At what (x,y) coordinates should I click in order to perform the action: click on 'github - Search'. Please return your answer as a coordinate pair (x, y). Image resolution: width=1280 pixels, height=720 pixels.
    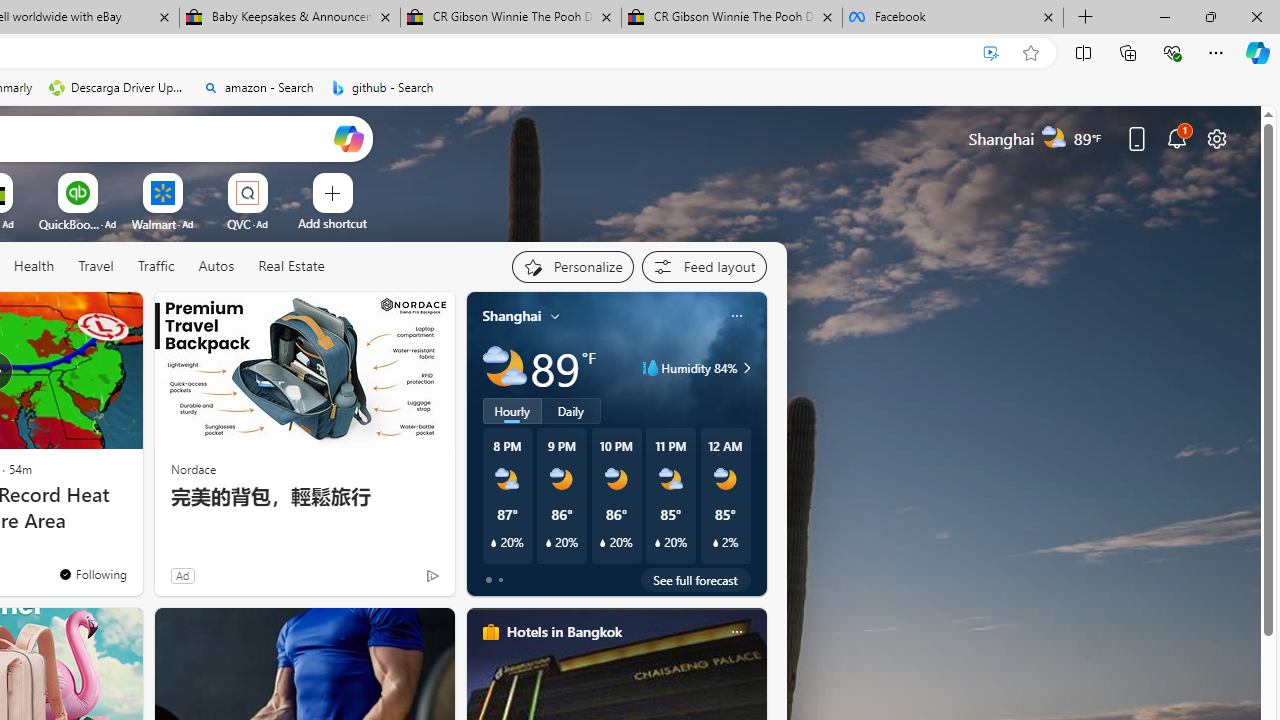
    Looking at the image, I should click on (382, 87).